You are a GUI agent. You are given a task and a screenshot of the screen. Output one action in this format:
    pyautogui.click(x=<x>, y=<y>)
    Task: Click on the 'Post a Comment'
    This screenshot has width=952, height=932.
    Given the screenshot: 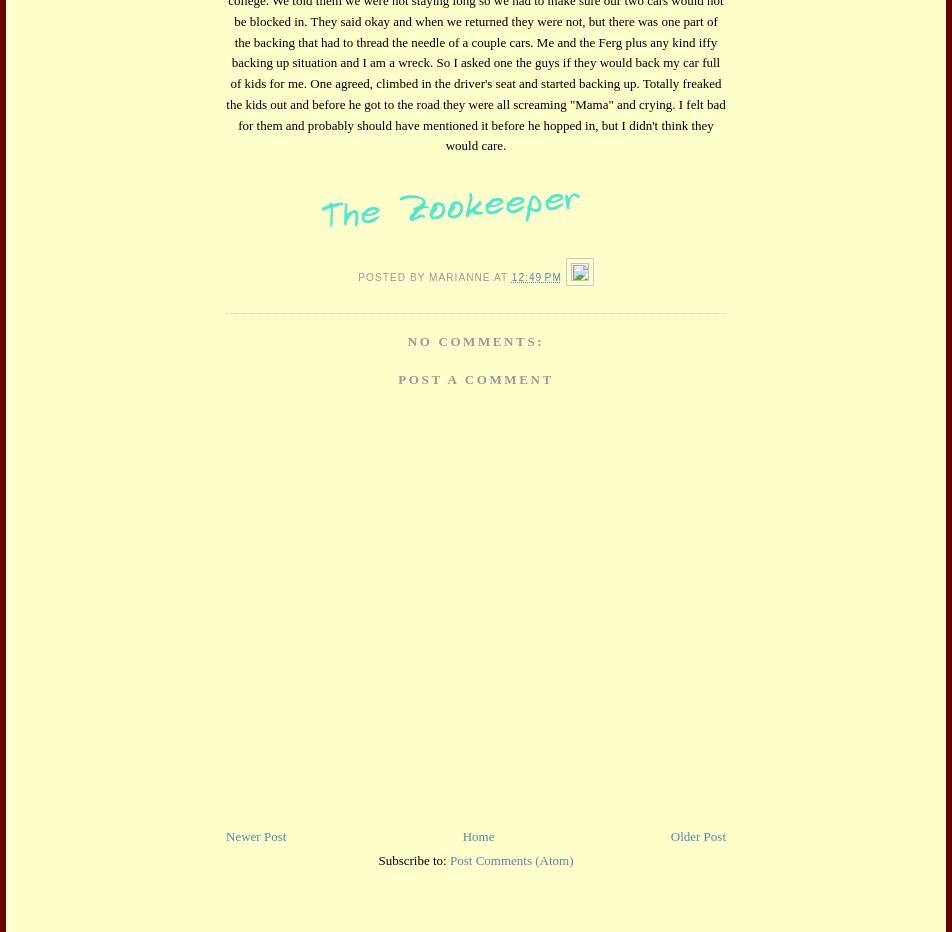 What is the action you would take?
    pyautogui.click(x=475, y=377)
    